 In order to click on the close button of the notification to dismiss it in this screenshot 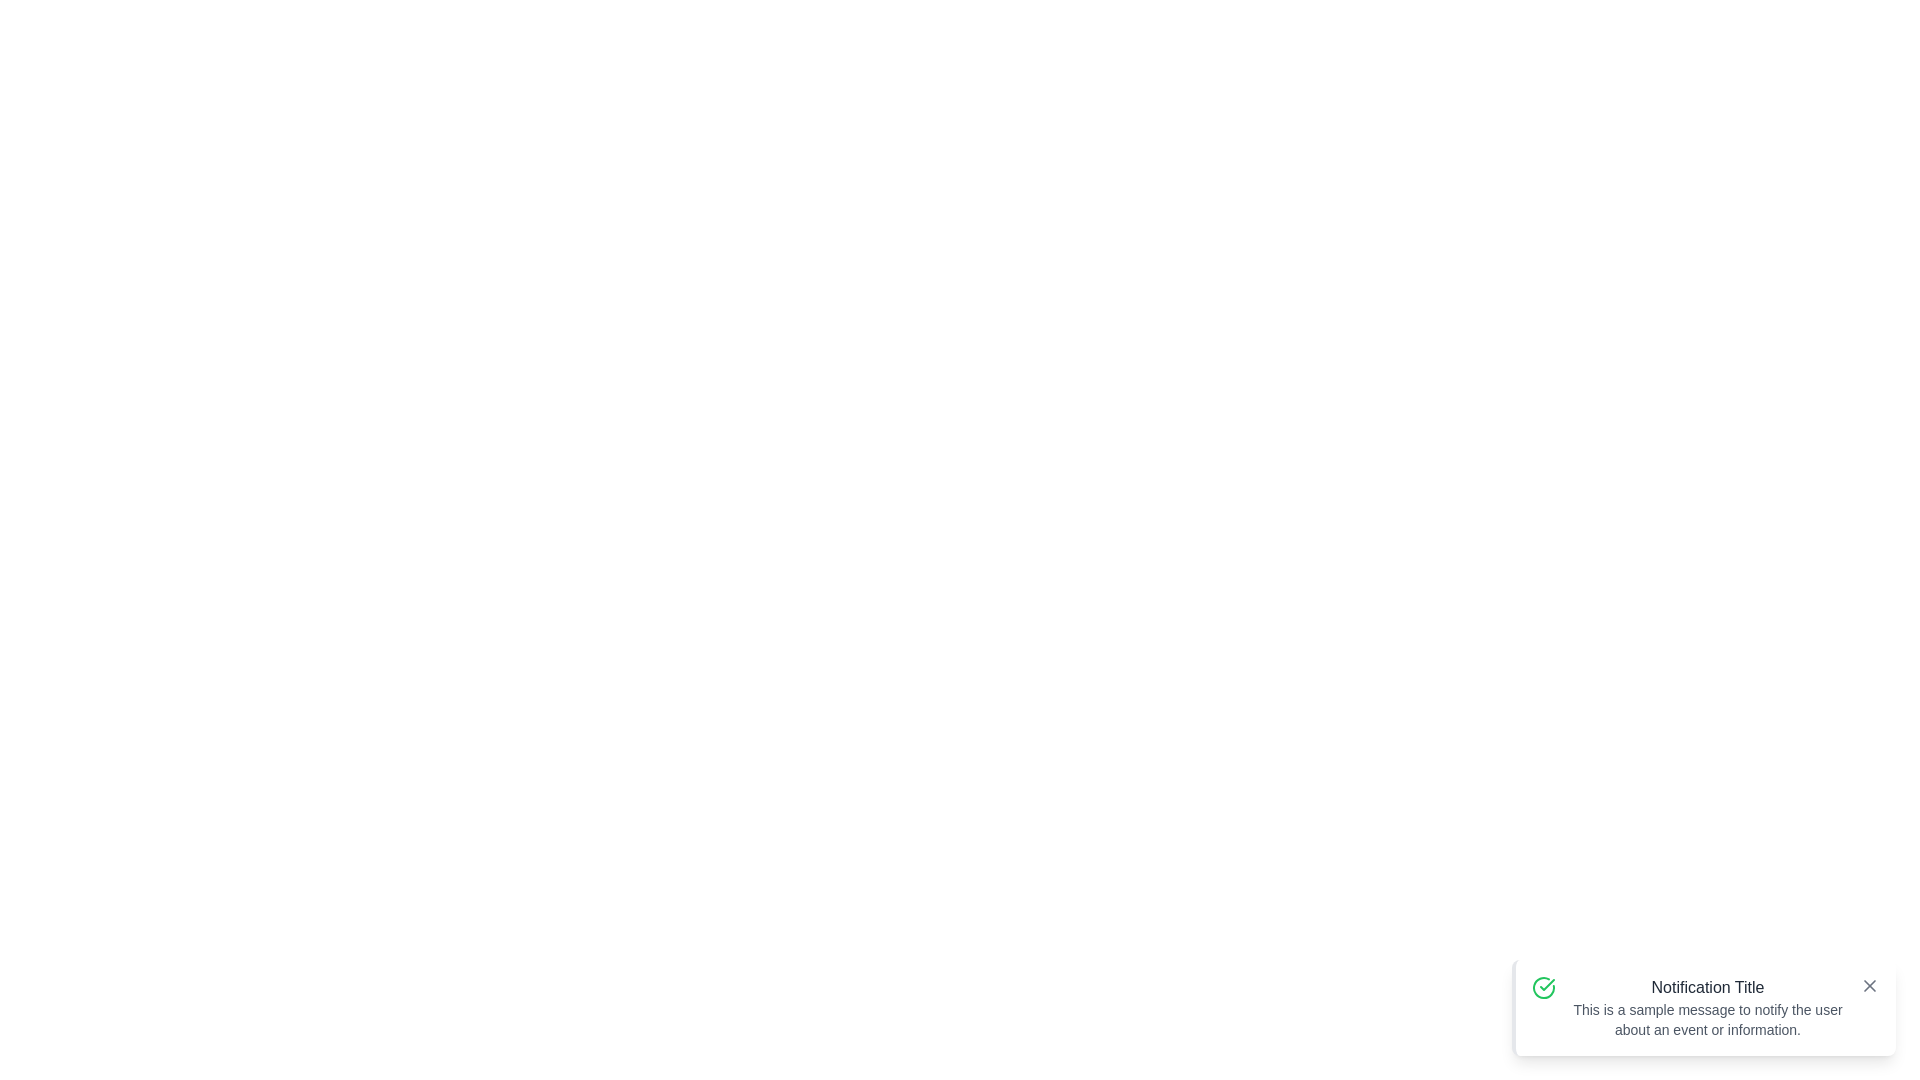, I will do `click(1869, 985)`.